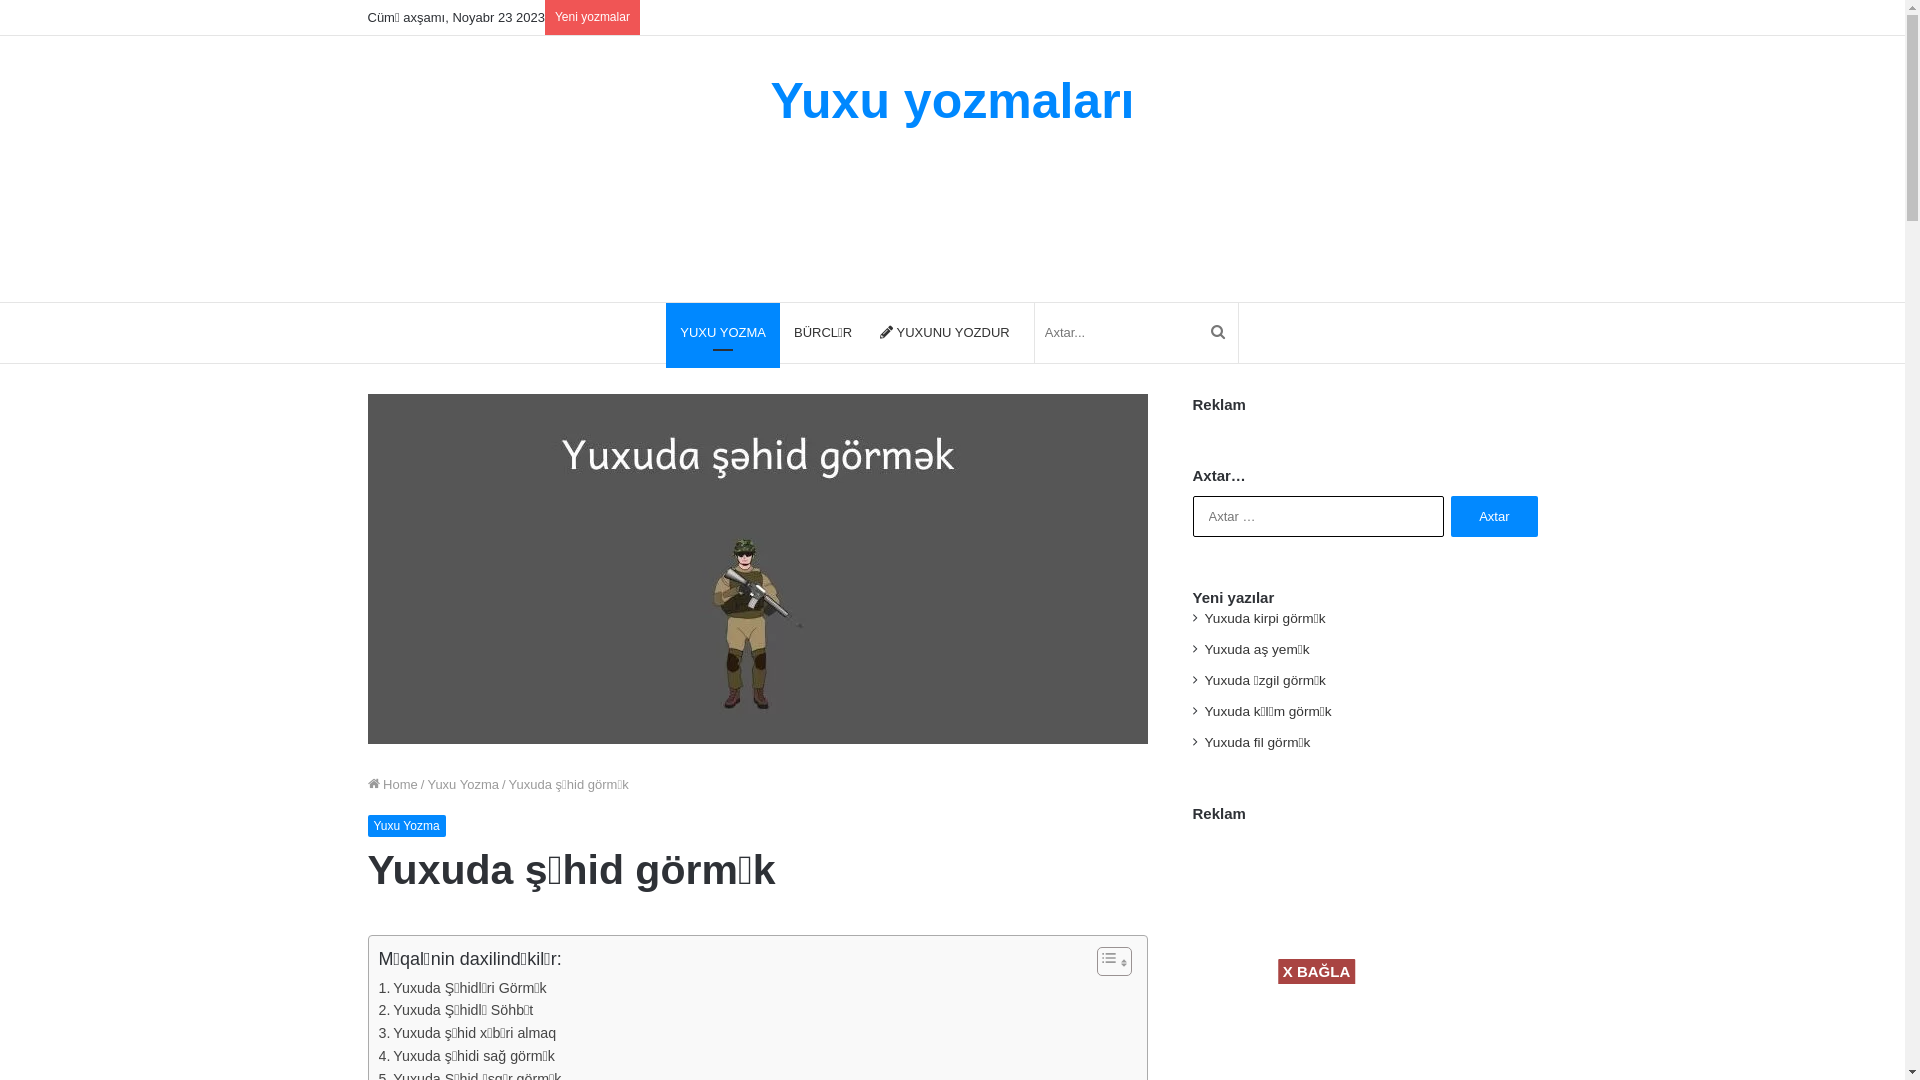 Image resolution: width=1920 pixels, height=1080 pixels. Describe the element at coordinates (1035, 331) in the screenshot. I see `'Axtar...'` at that location.